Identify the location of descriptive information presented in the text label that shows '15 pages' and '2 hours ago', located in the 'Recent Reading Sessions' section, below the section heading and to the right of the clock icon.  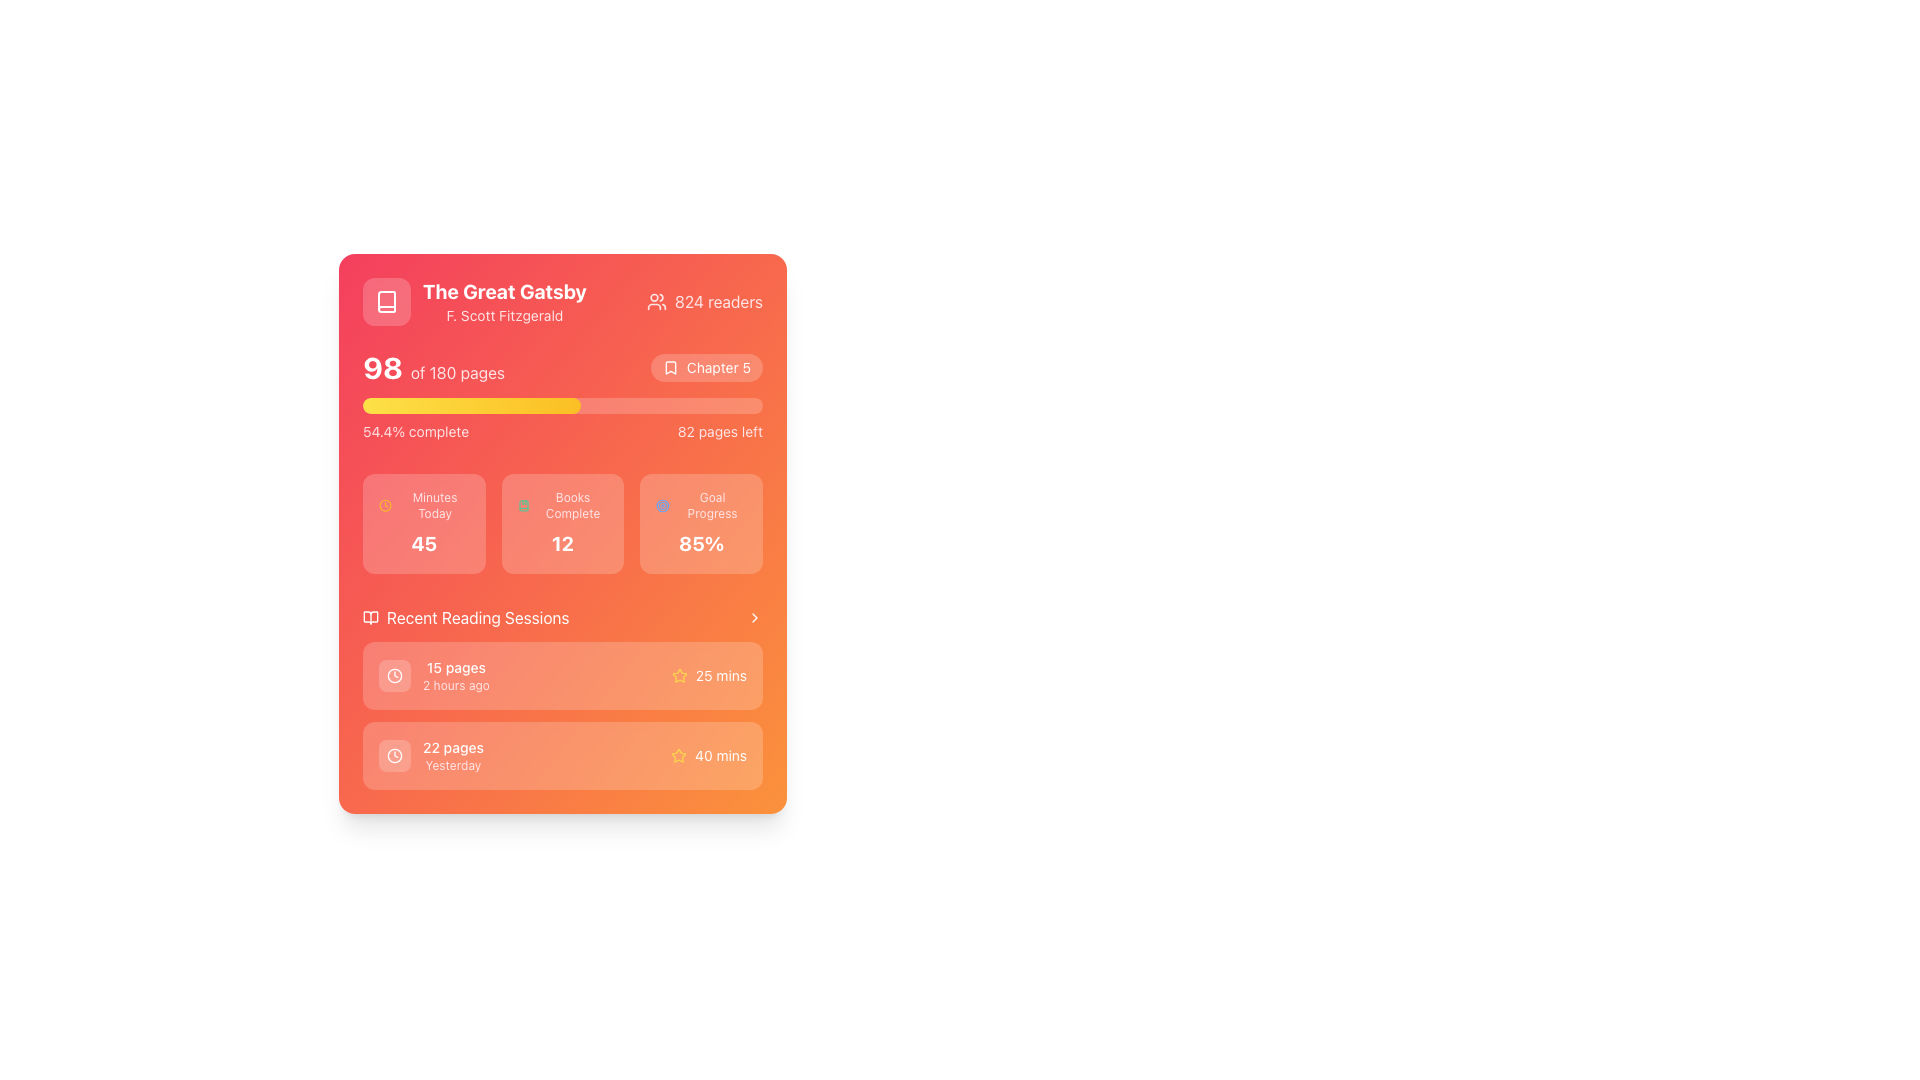
(455, 675).